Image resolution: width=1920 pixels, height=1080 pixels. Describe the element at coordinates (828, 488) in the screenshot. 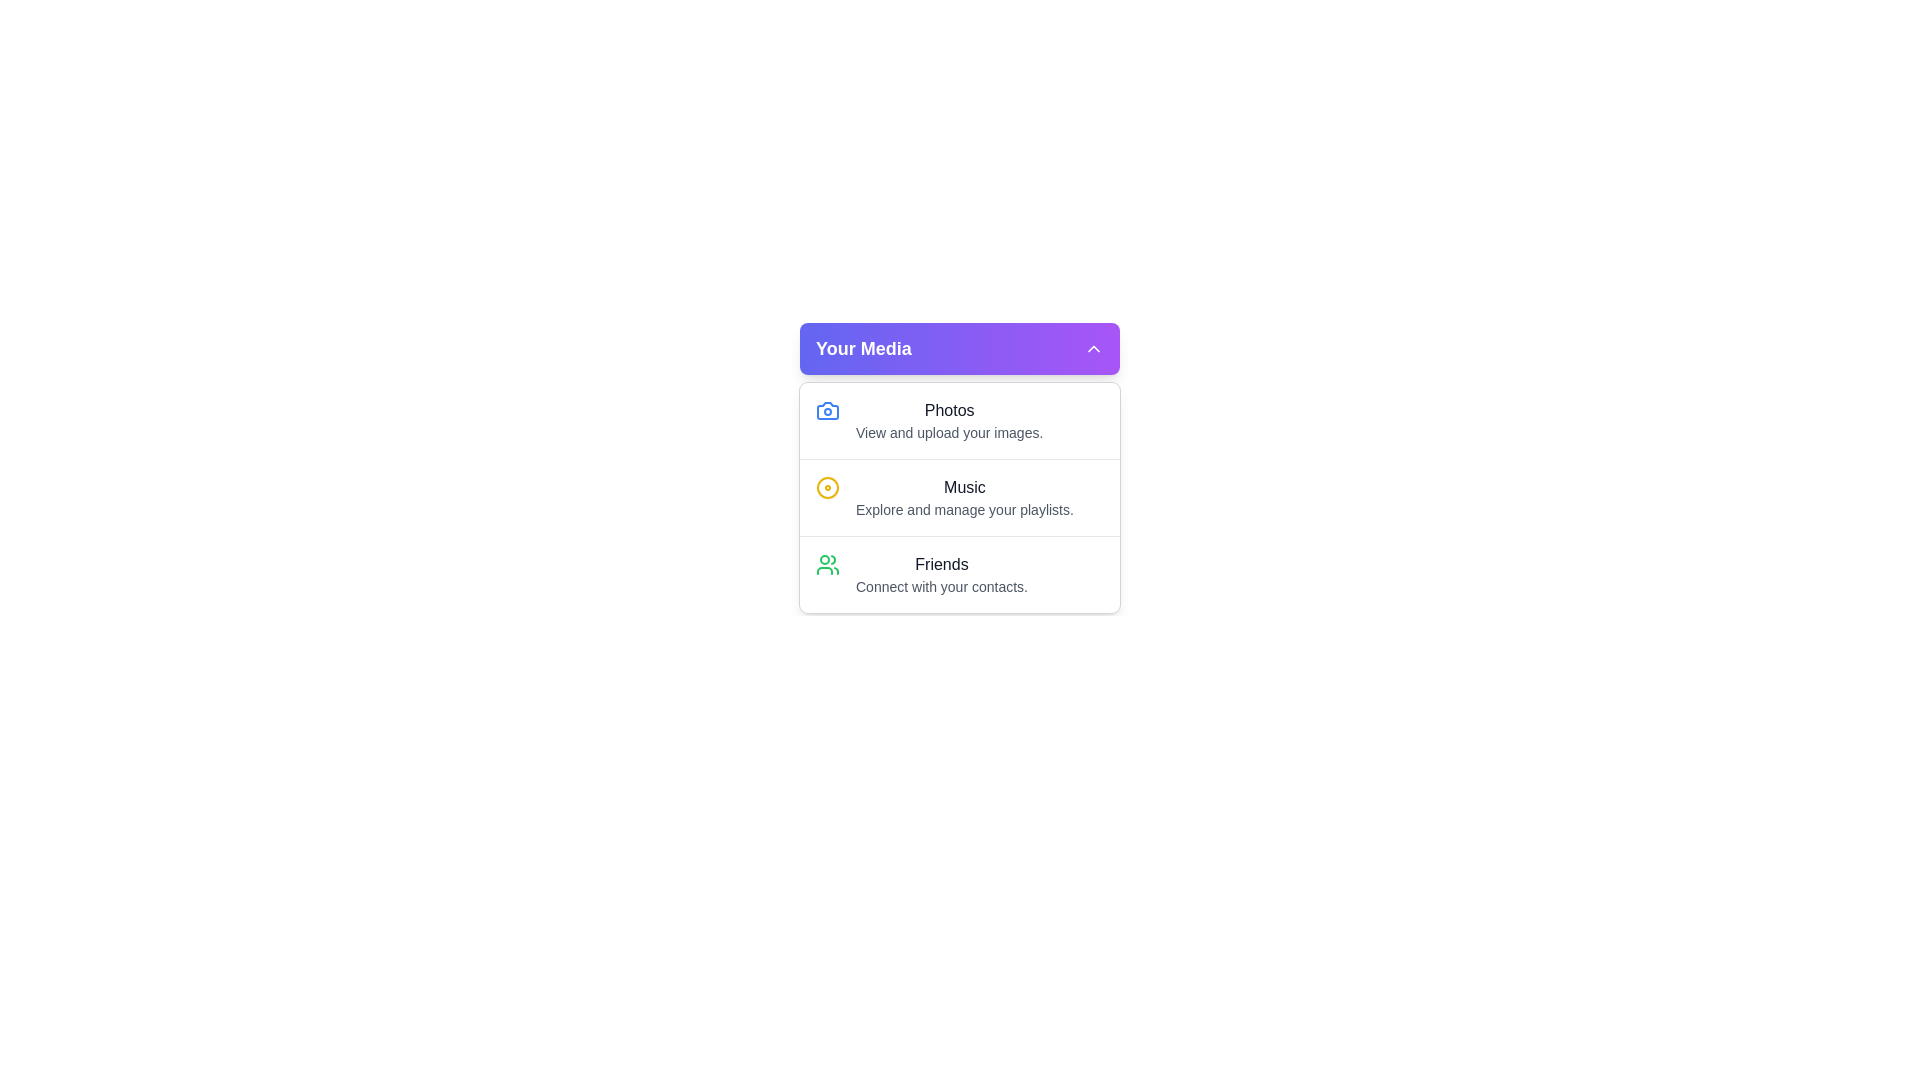

I see `the circular SVG graphical element with a yellow border that is part of the icon set next to the 'Music' section in the vertically stacked options menu` at that location.